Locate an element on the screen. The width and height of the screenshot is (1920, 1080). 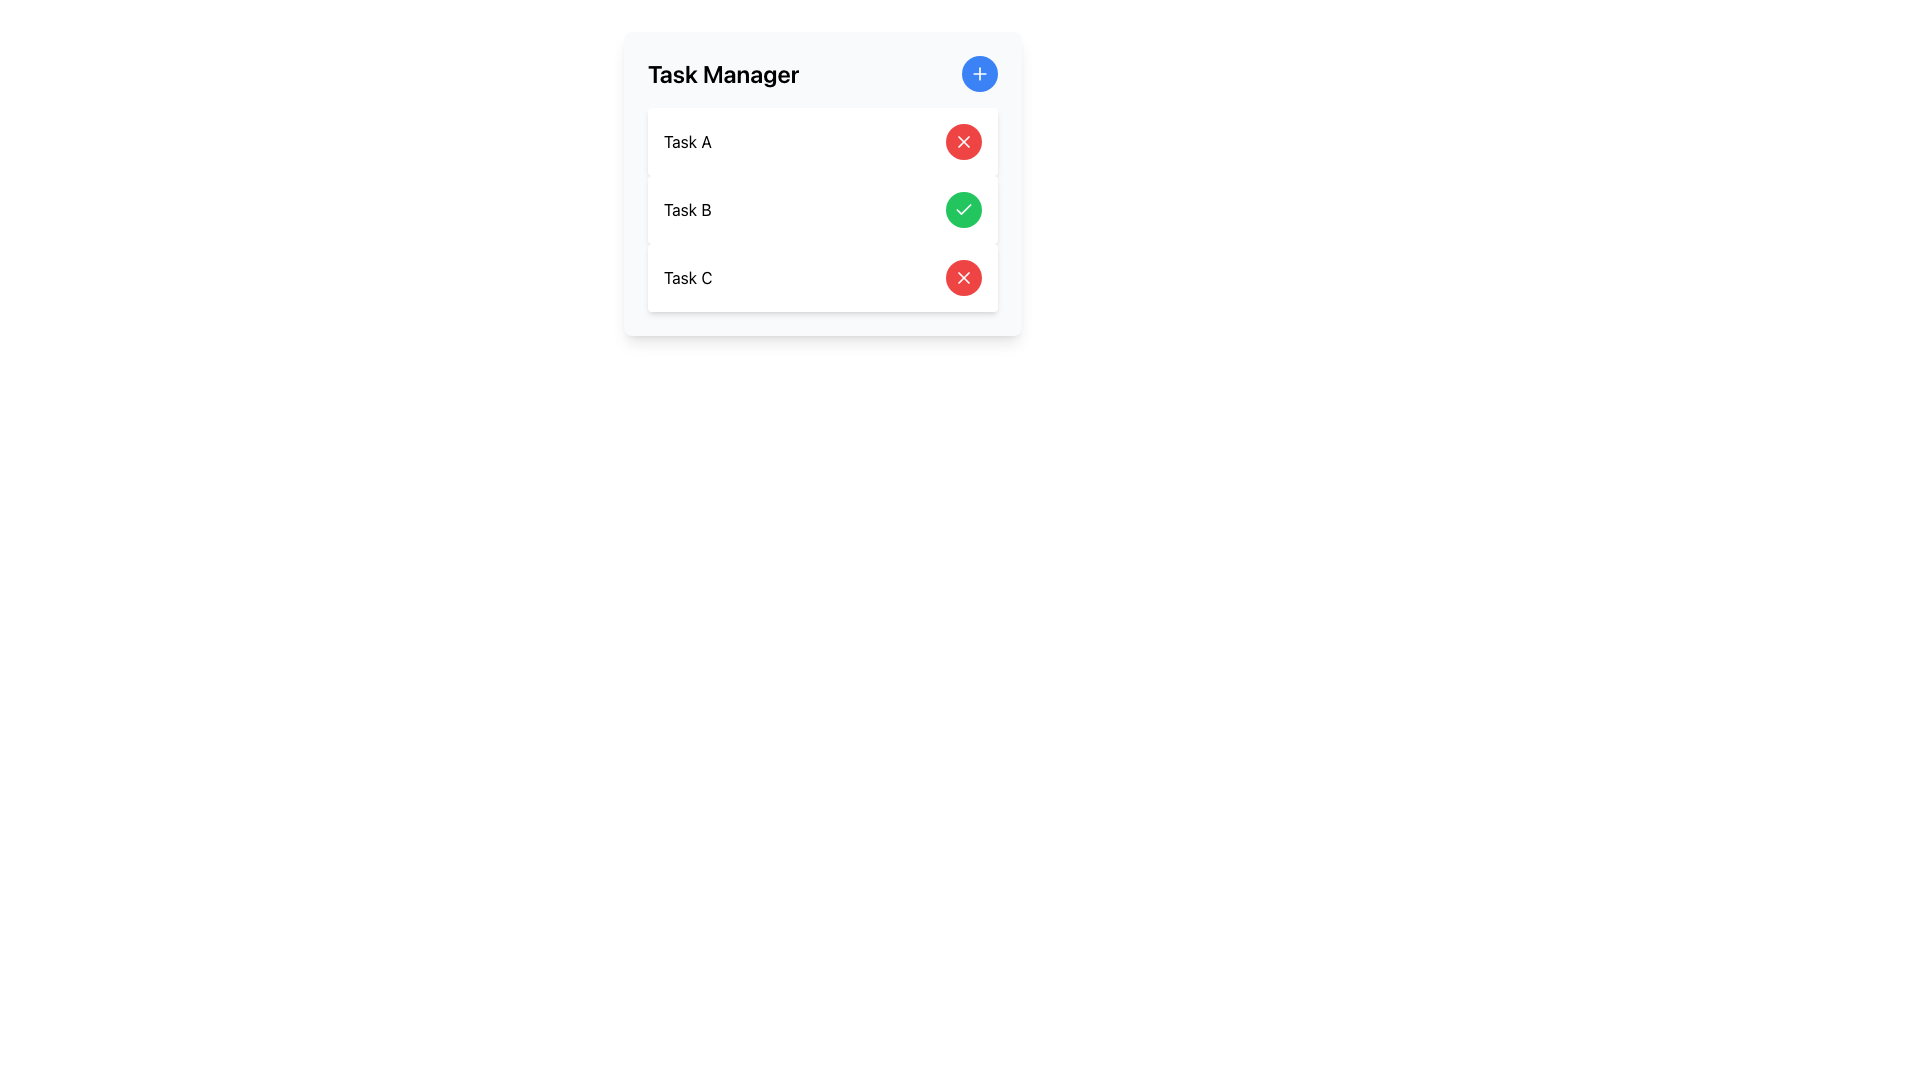
the green checkmark icon representing the completion of 'Task B' located in the second row of the task list is located at coordinates (964, 208).